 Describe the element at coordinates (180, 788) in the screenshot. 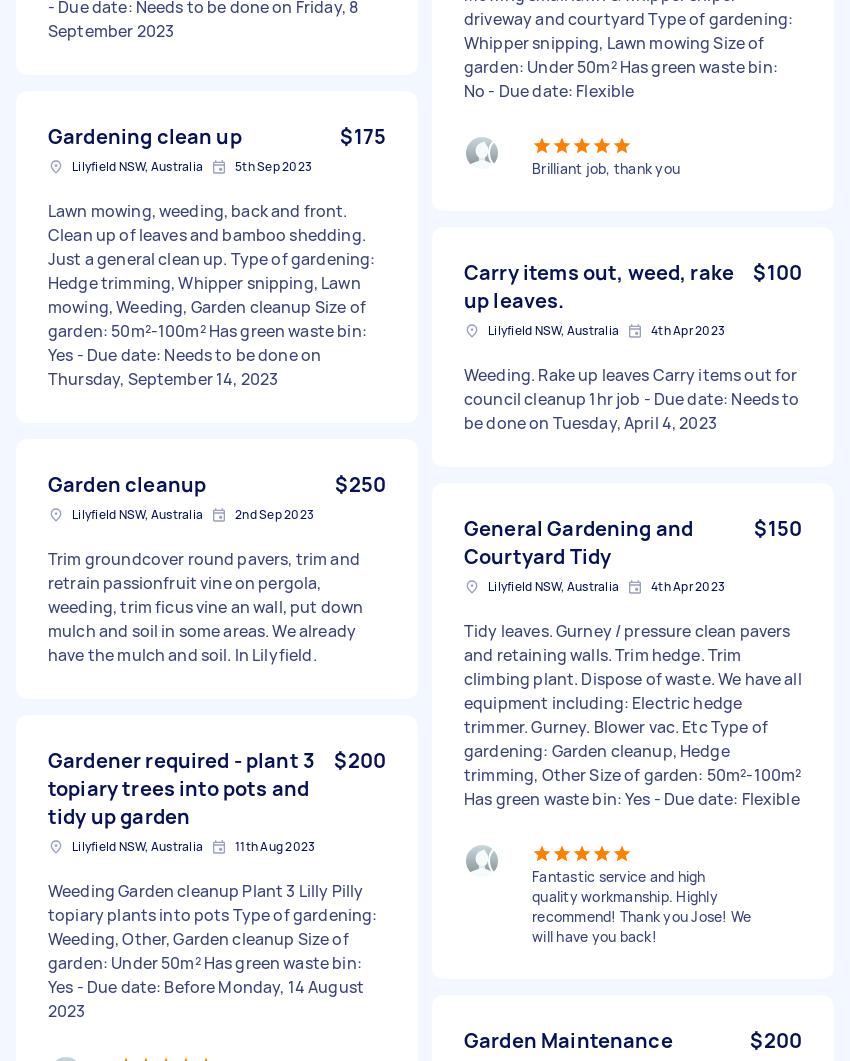

I see `'Gardener required - plant 3 topiary trees into pots and tidy up garden'` at that location.